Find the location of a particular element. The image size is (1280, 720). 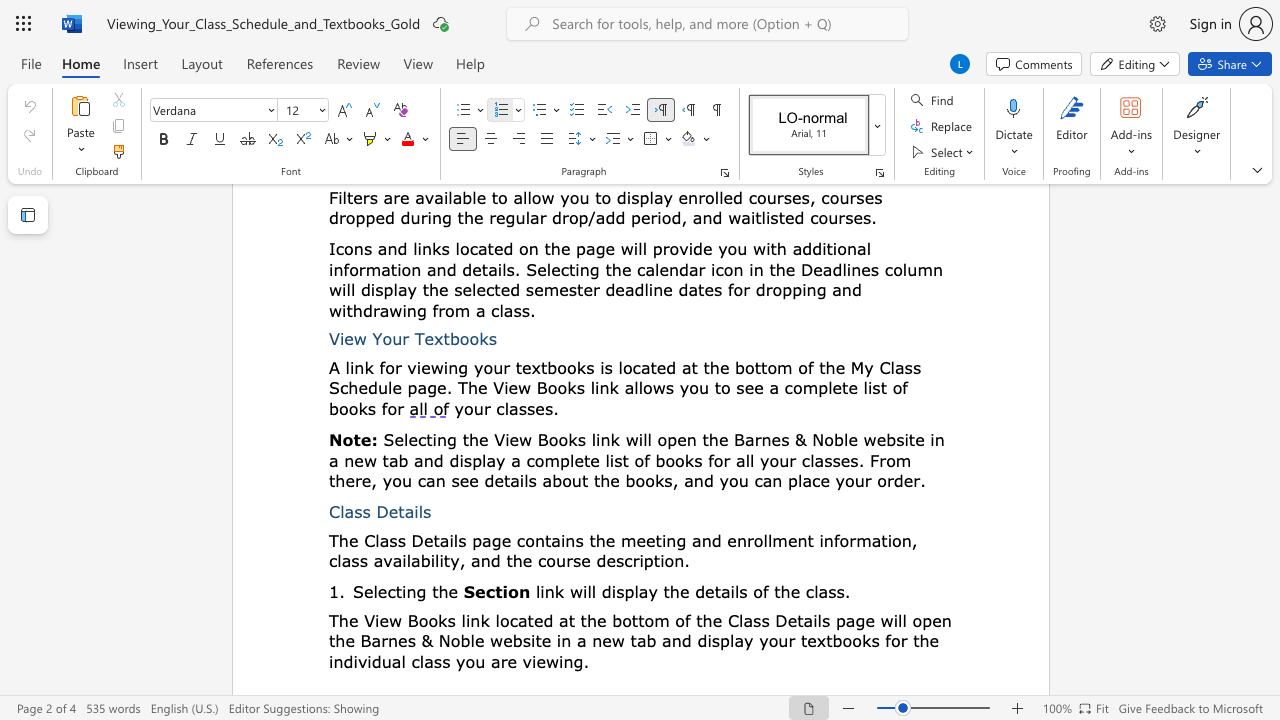

the 1th character "i" in the text is located at coordinates (377, 619).